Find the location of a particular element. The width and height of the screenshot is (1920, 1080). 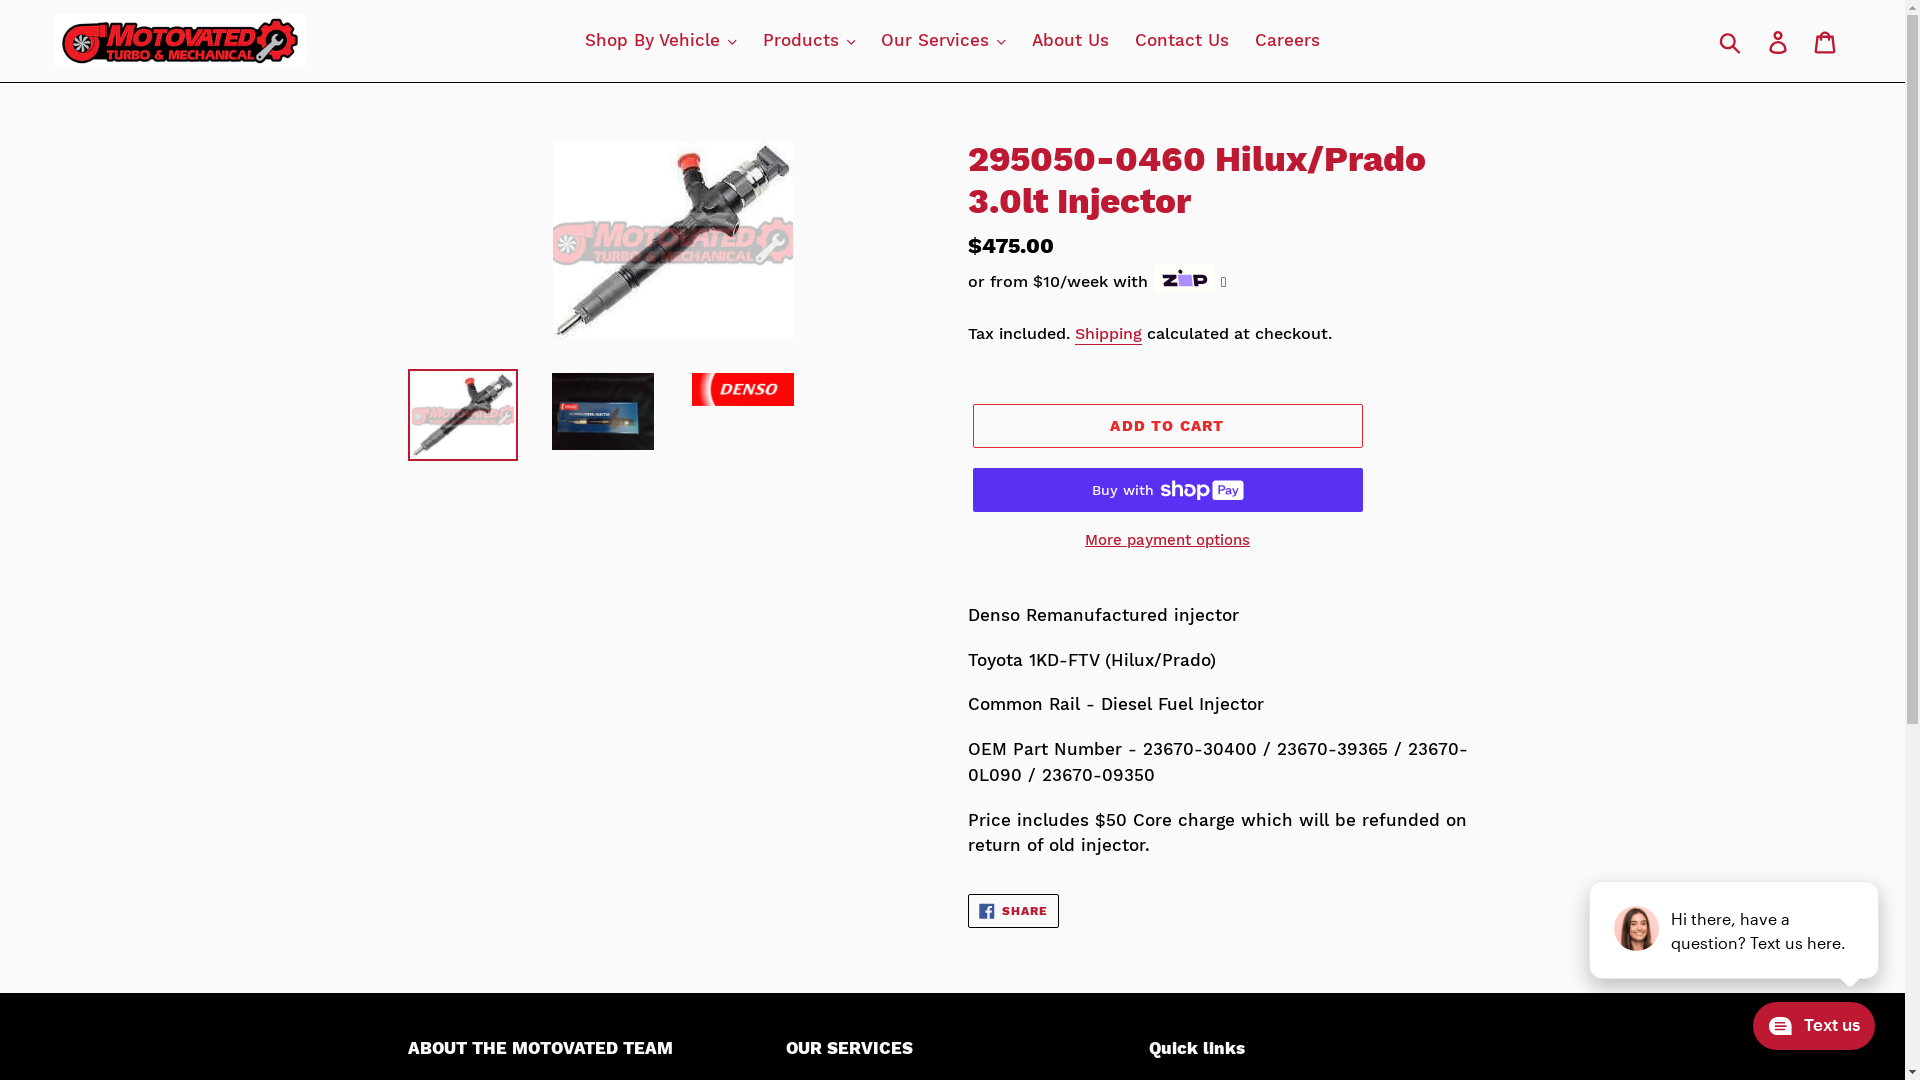

'Cart' is located at coordinates (1826, 41).